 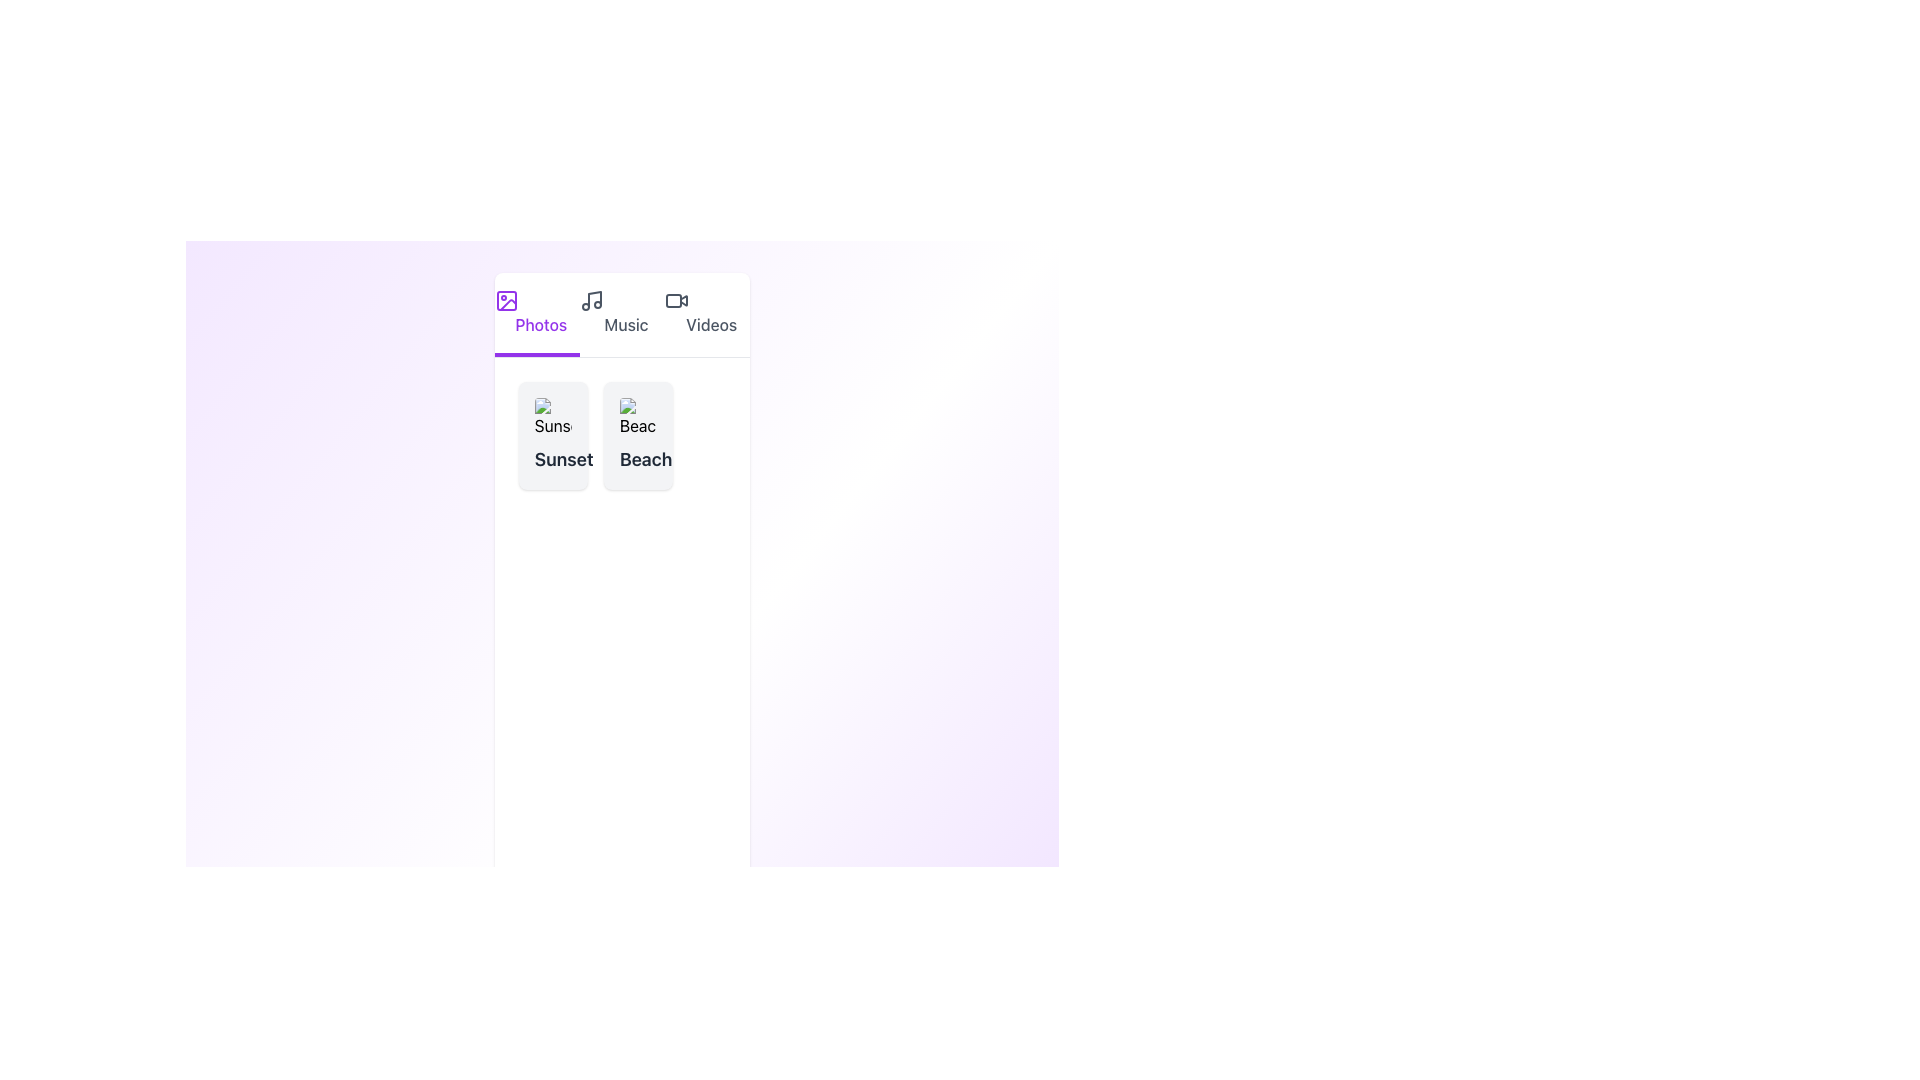 I want to click on the 'Sunset' image thumbnail located in the 'Photos' section of the gallery, so click(x=552, y=416).